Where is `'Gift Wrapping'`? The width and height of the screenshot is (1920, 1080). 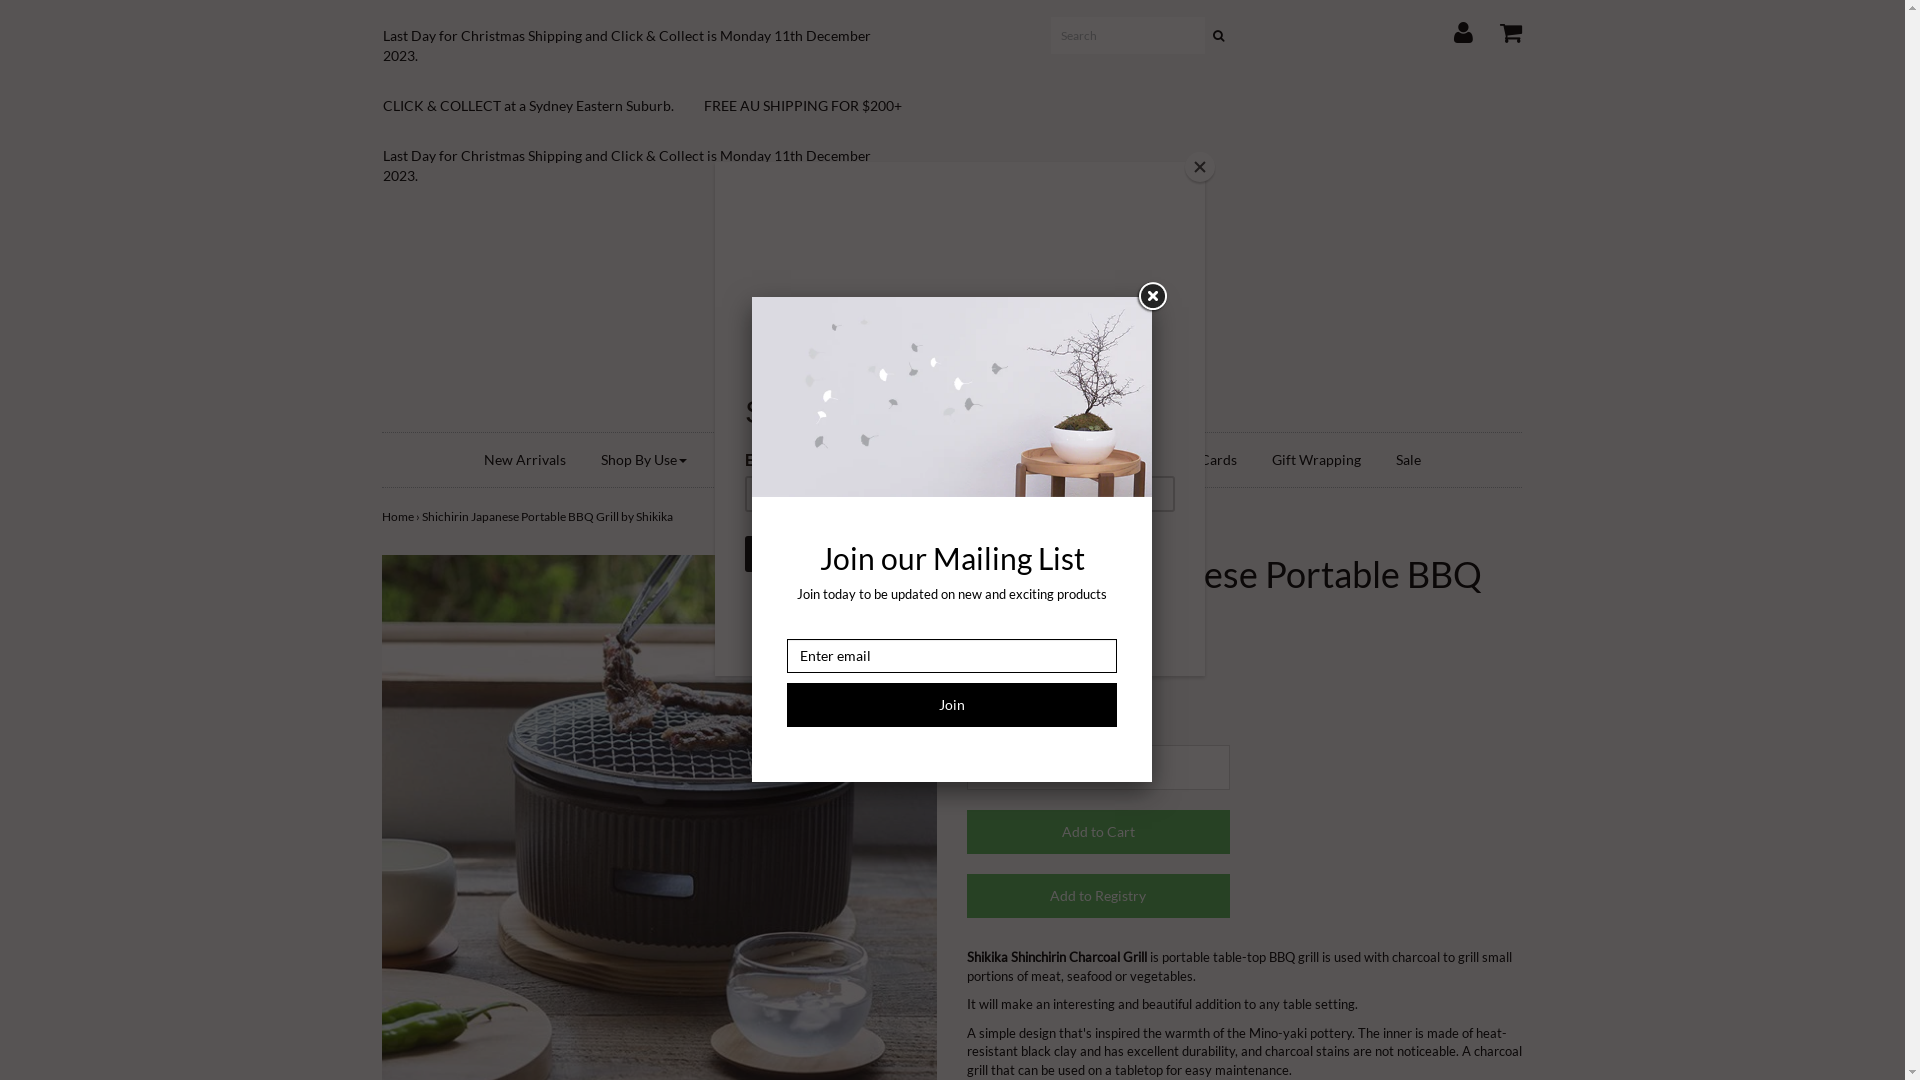
'Gift Wrapping' is located at coordinates (1255, 459).